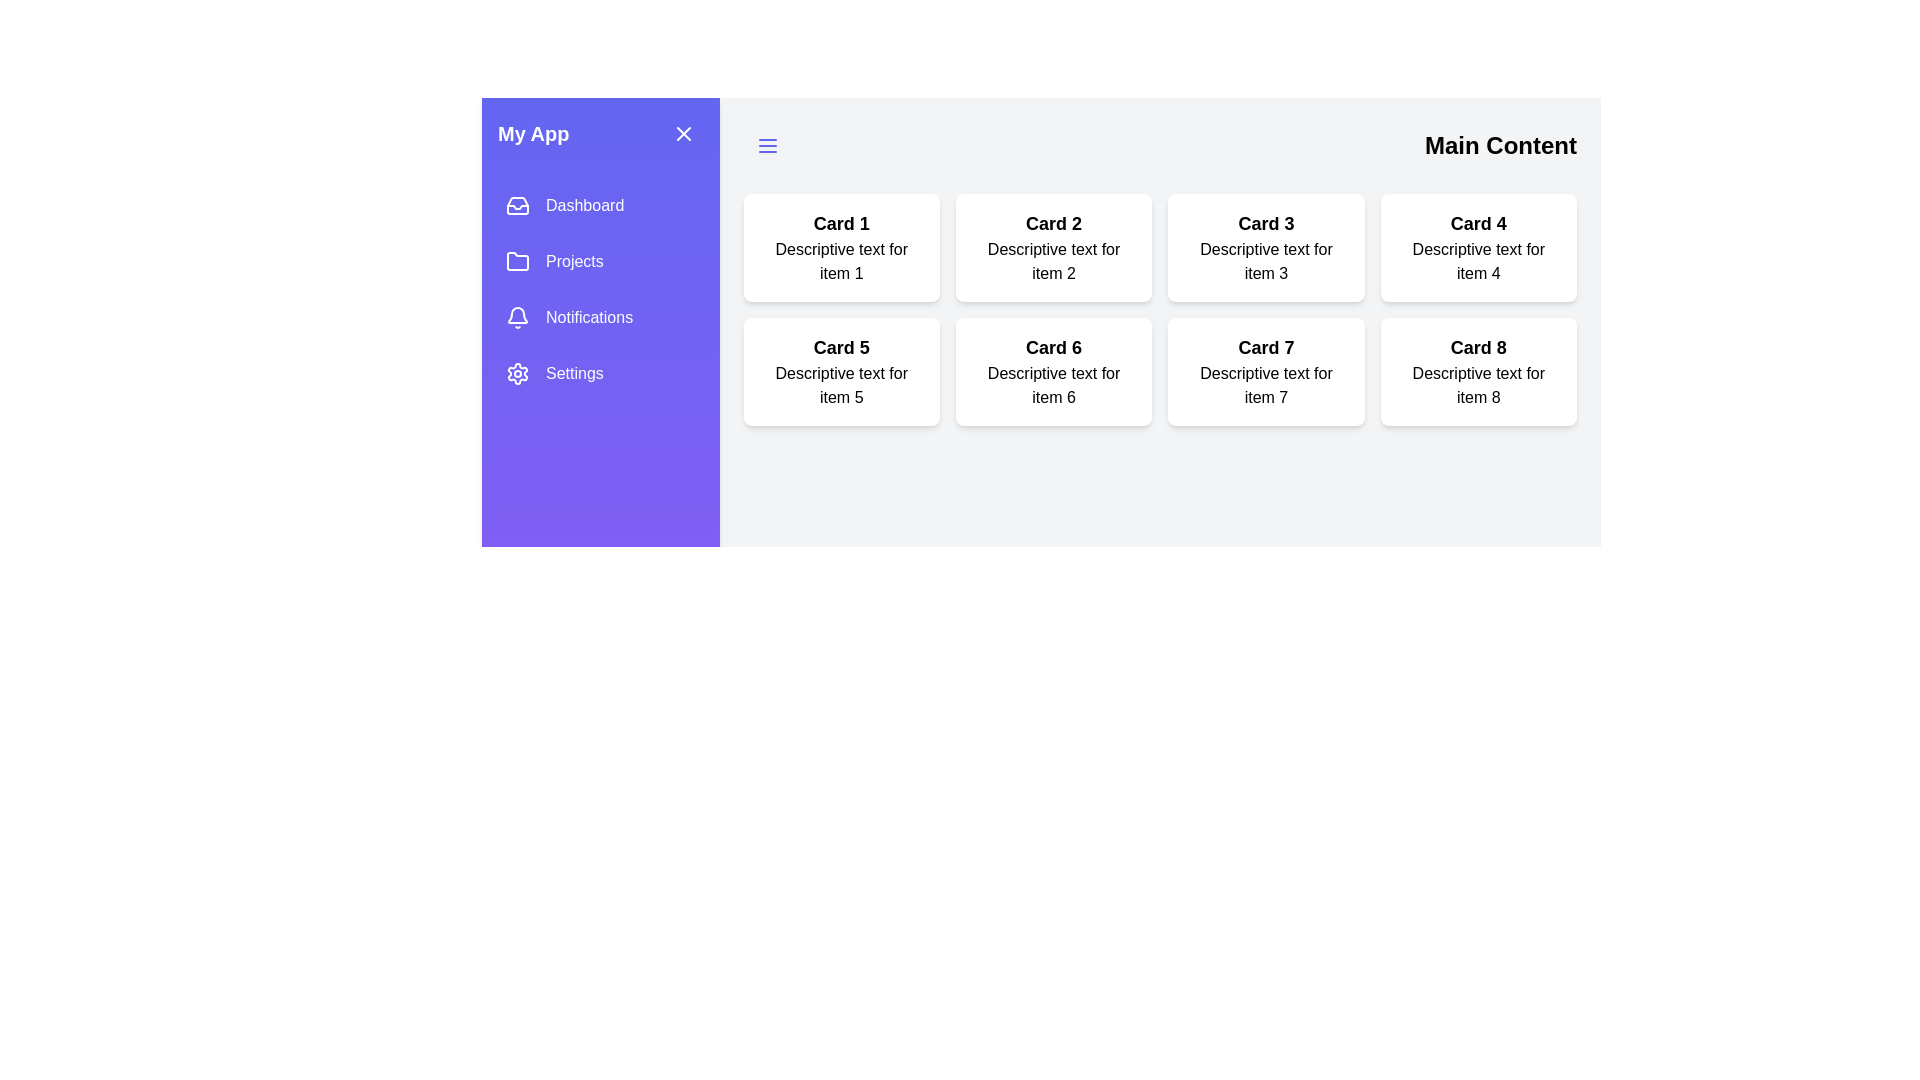  I want to click on the menu button in the header to toggle the drawer, so click(766, 145).